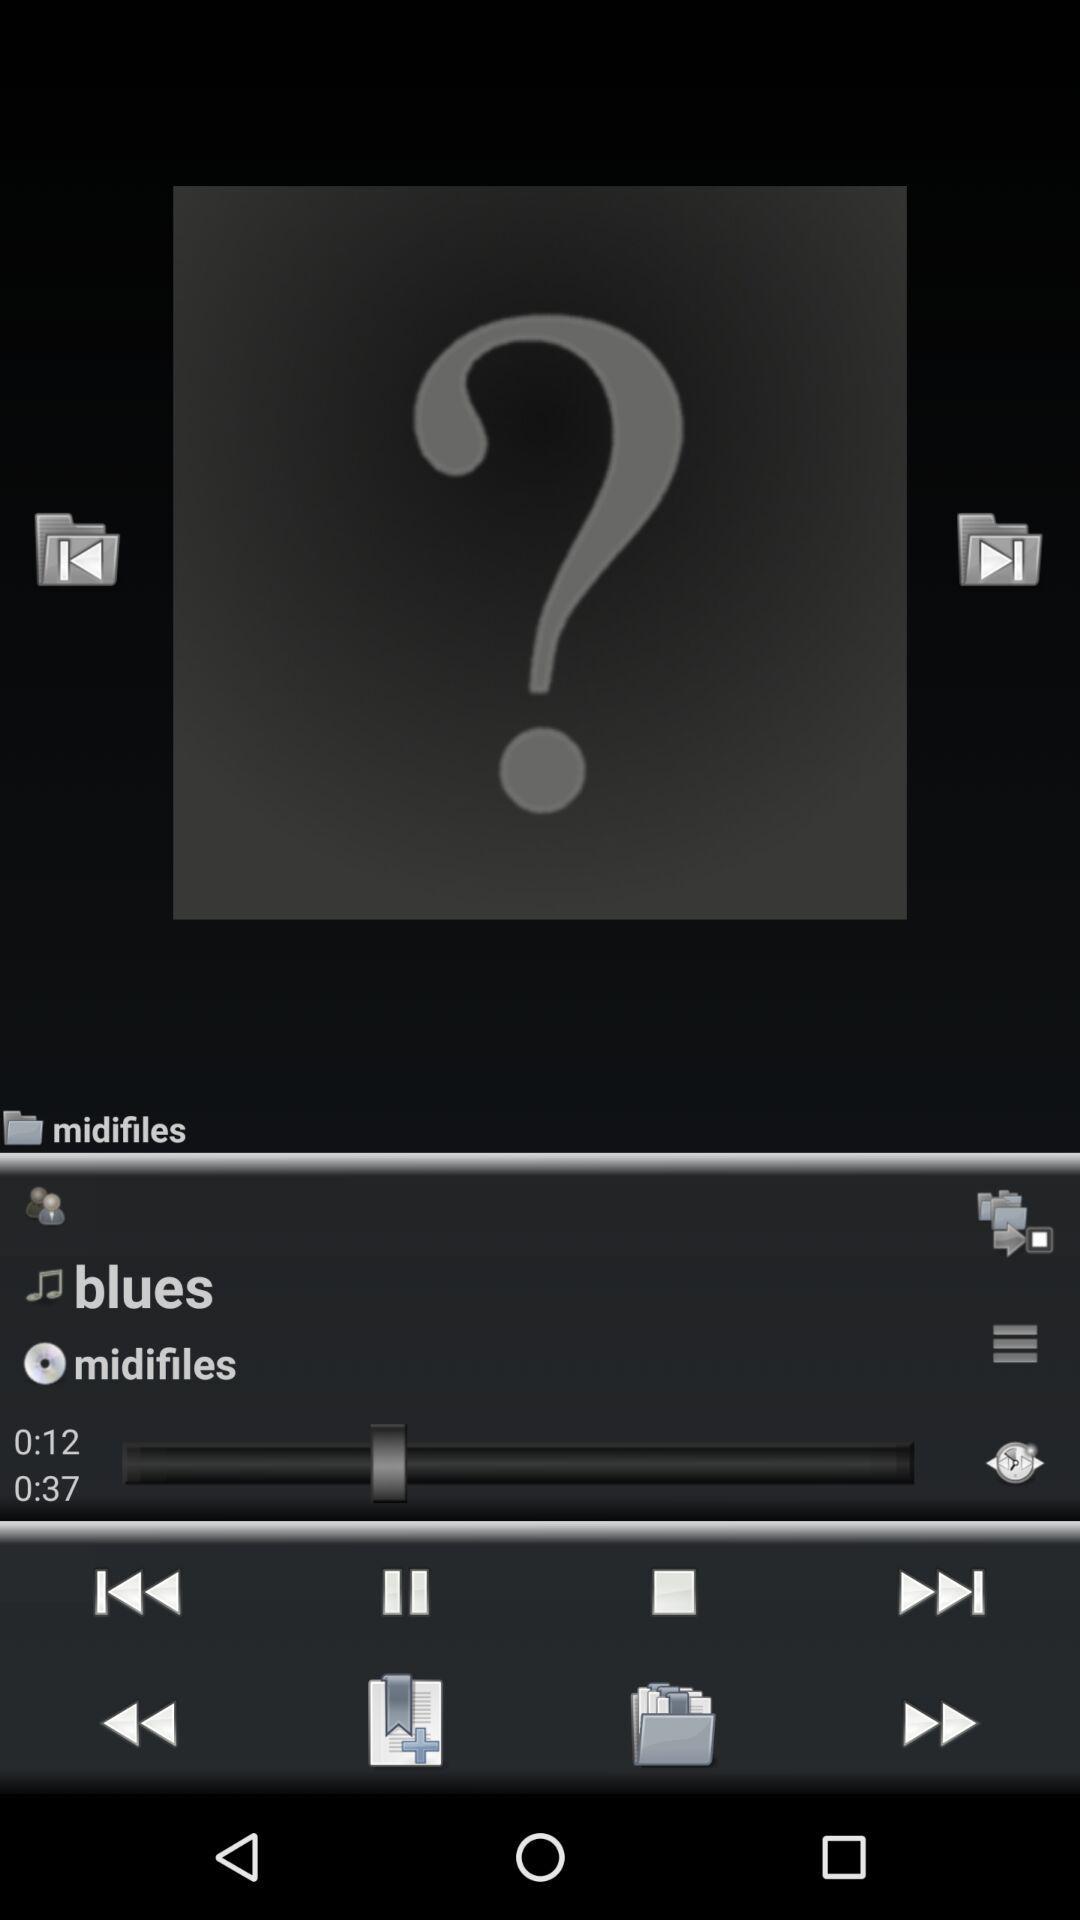 The image size is (1080, 1920). Describe the element at coordinates (137, 1590) in the screenshot. I see `the item below the 0:37 icon` at that location.